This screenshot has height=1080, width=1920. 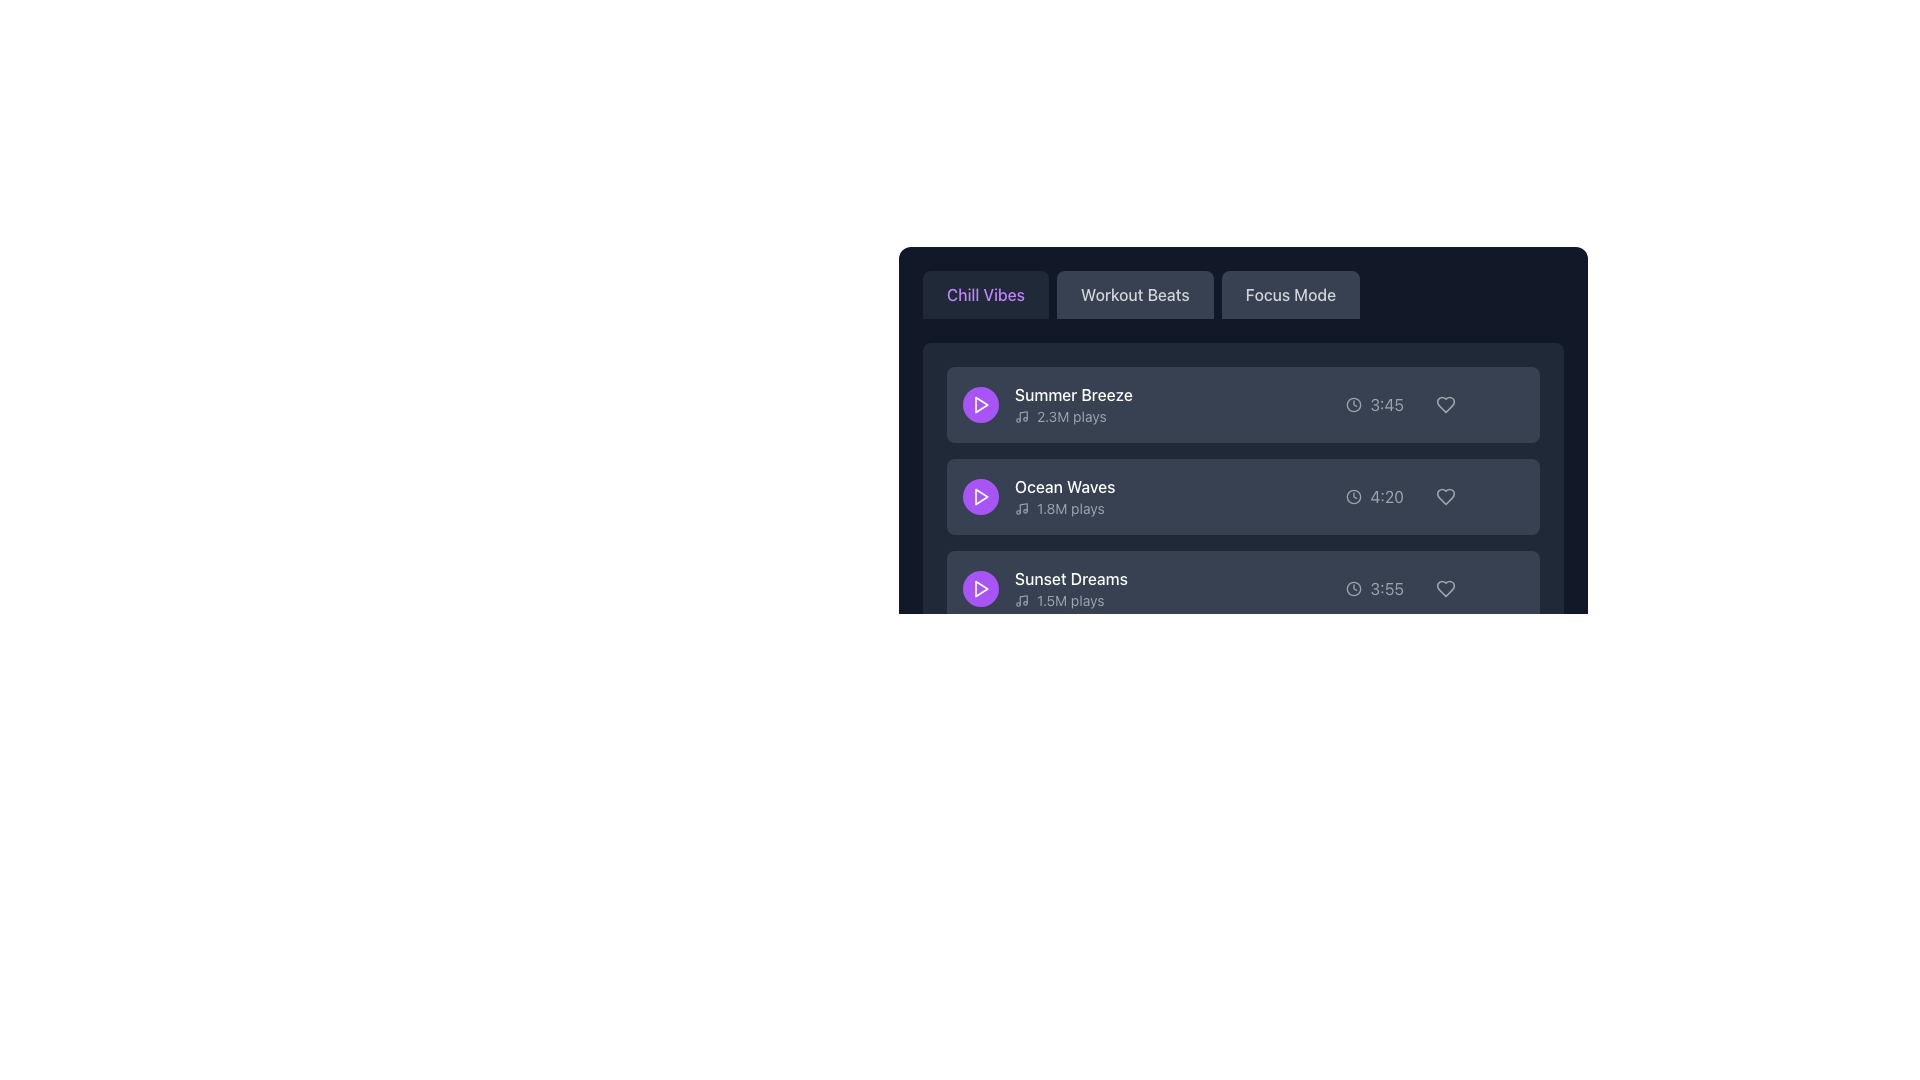 I want to click on the SVG Circle that visually represents the clock face in the first music track row, located at the top right corner adjacent to the track duration, so click(x=1354, y=405).